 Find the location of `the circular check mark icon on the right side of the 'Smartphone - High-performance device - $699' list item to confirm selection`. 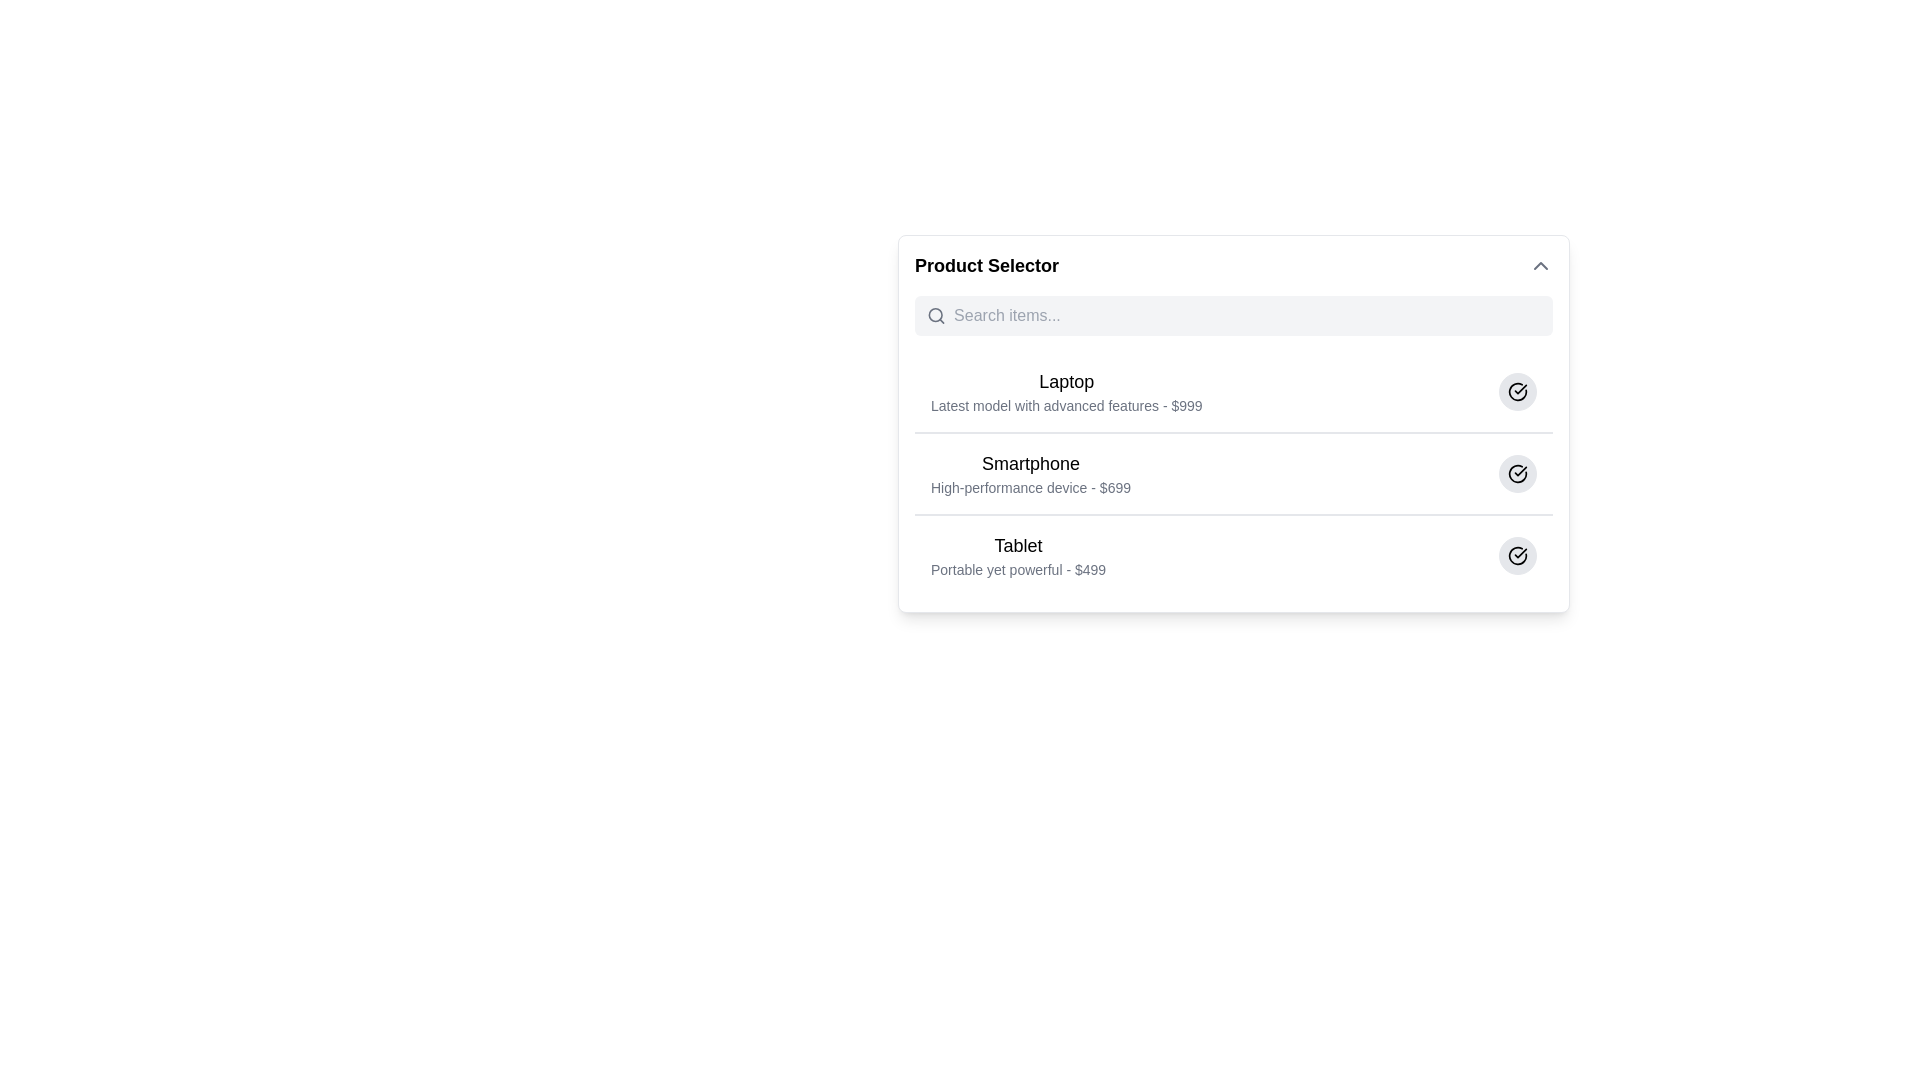

the circular check mark icon on the right side of the 'Smartphone - High-performance device - $699' list item to confirm selection is located at coordinates (1517, 474).